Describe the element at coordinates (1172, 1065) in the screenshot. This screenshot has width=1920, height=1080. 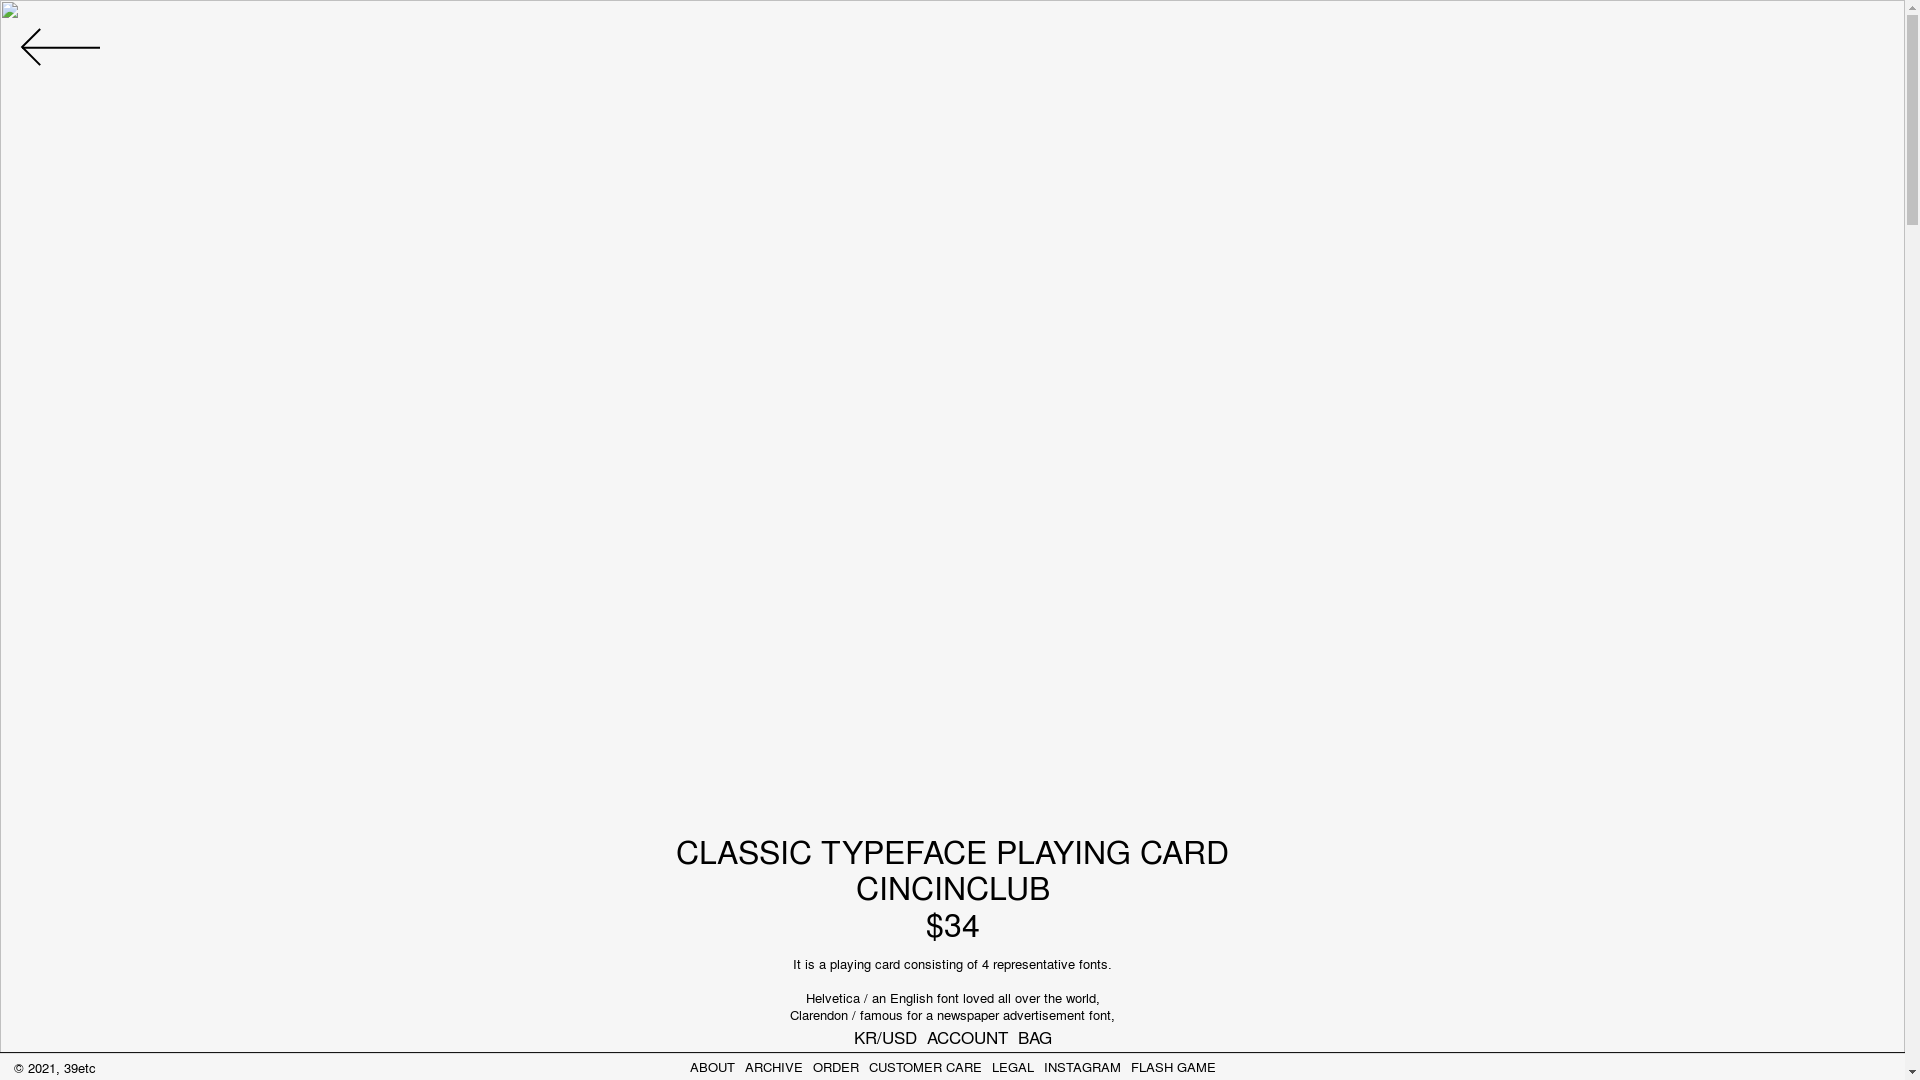
I see `'FLASH GAME'` at that location.